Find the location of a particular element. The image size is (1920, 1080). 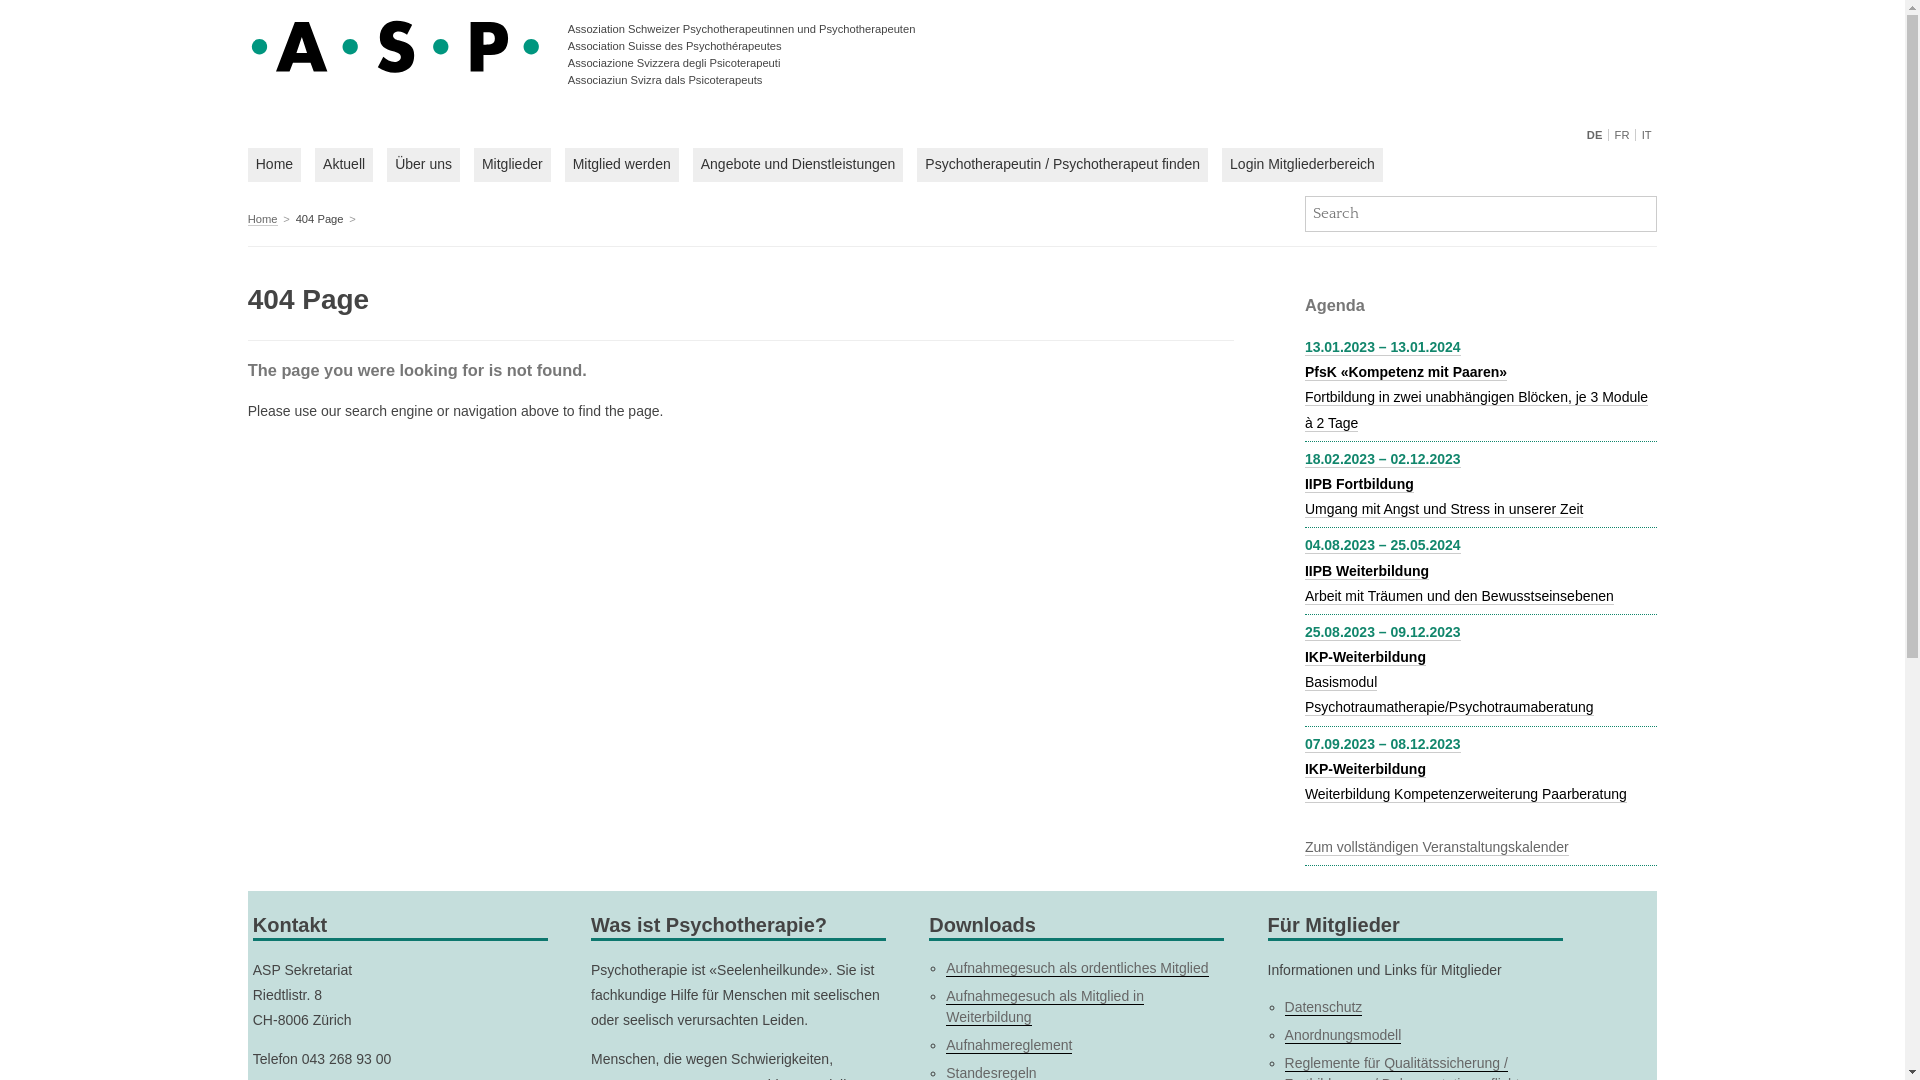

'Aufnahmegesuch als Mitglied in Weiterbildung' is located at coordinates (1044, 1006).